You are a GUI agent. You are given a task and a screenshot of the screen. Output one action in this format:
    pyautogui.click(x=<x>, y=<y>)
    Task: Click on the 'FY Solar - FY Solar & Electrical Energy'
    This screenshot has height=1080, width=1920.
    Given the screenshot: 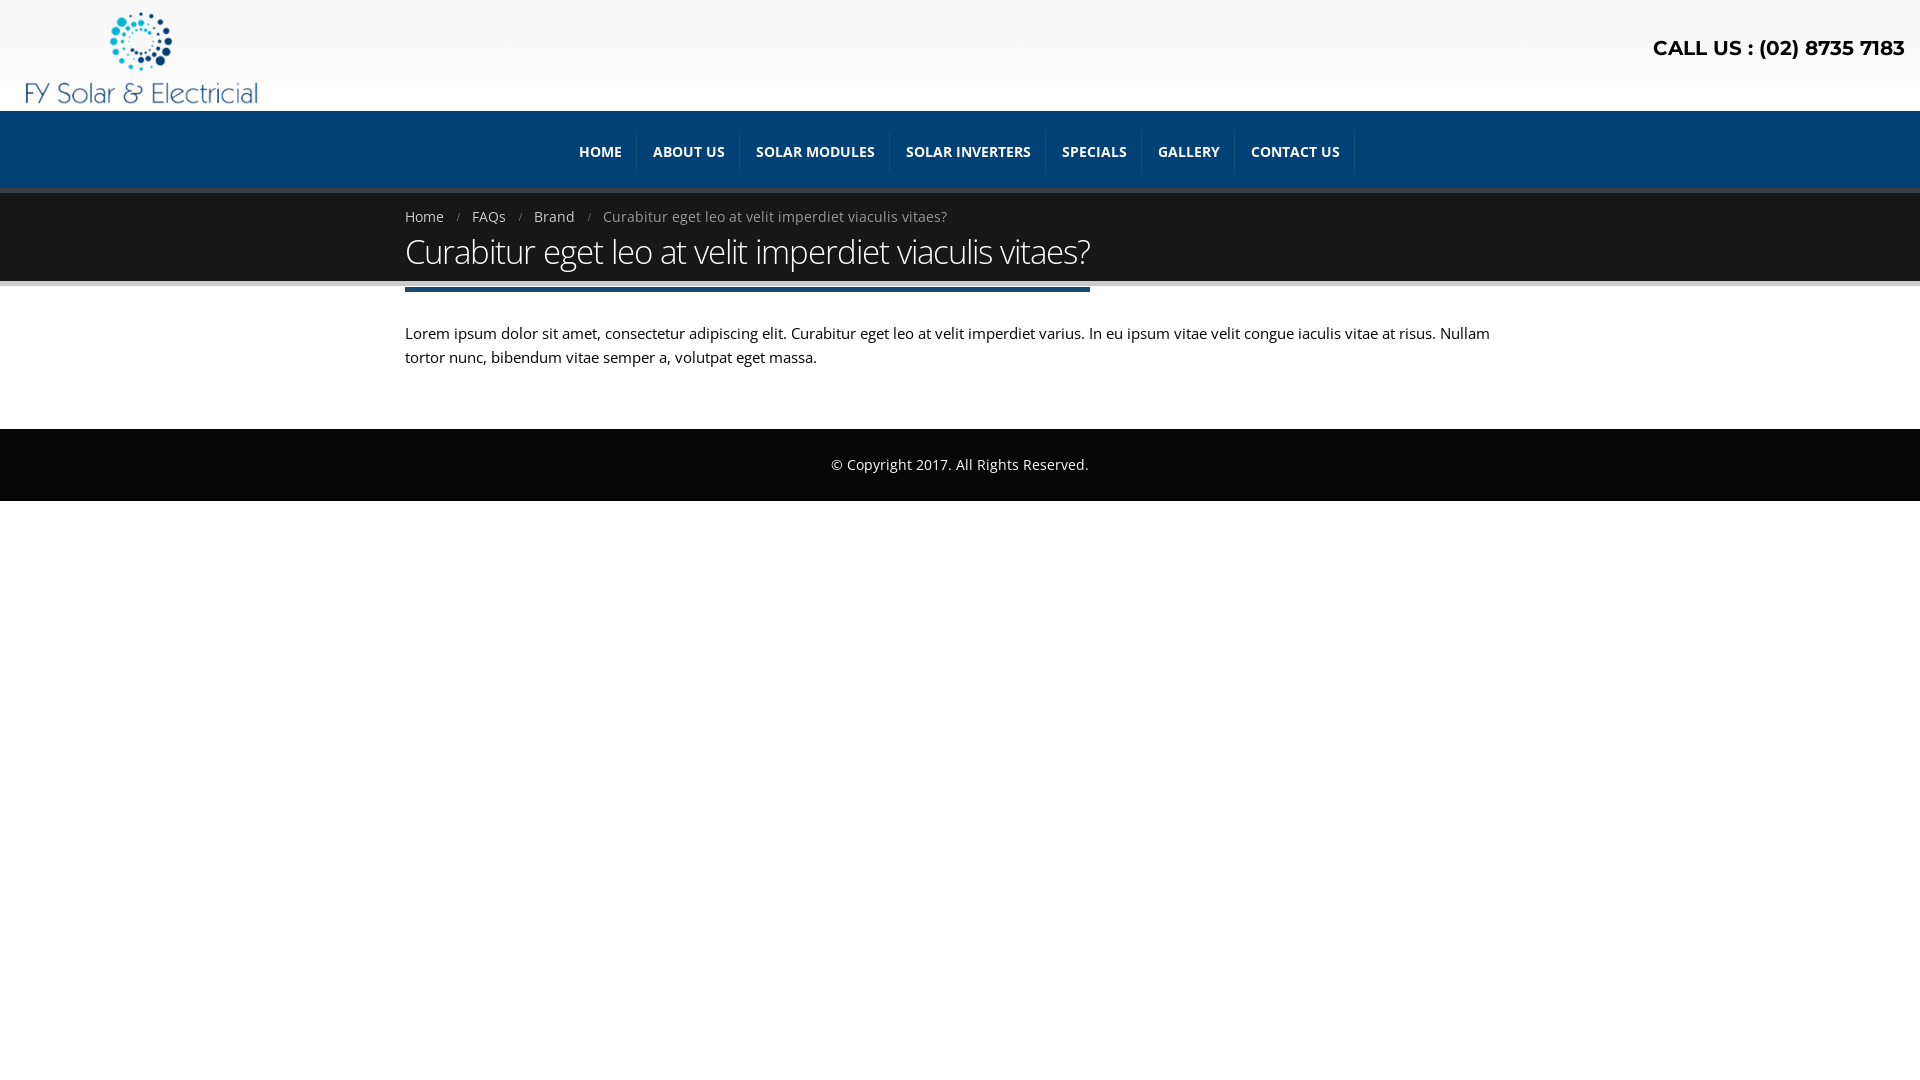 What is the action you would take?
    pyautogui.click(x=138, y=54)
    